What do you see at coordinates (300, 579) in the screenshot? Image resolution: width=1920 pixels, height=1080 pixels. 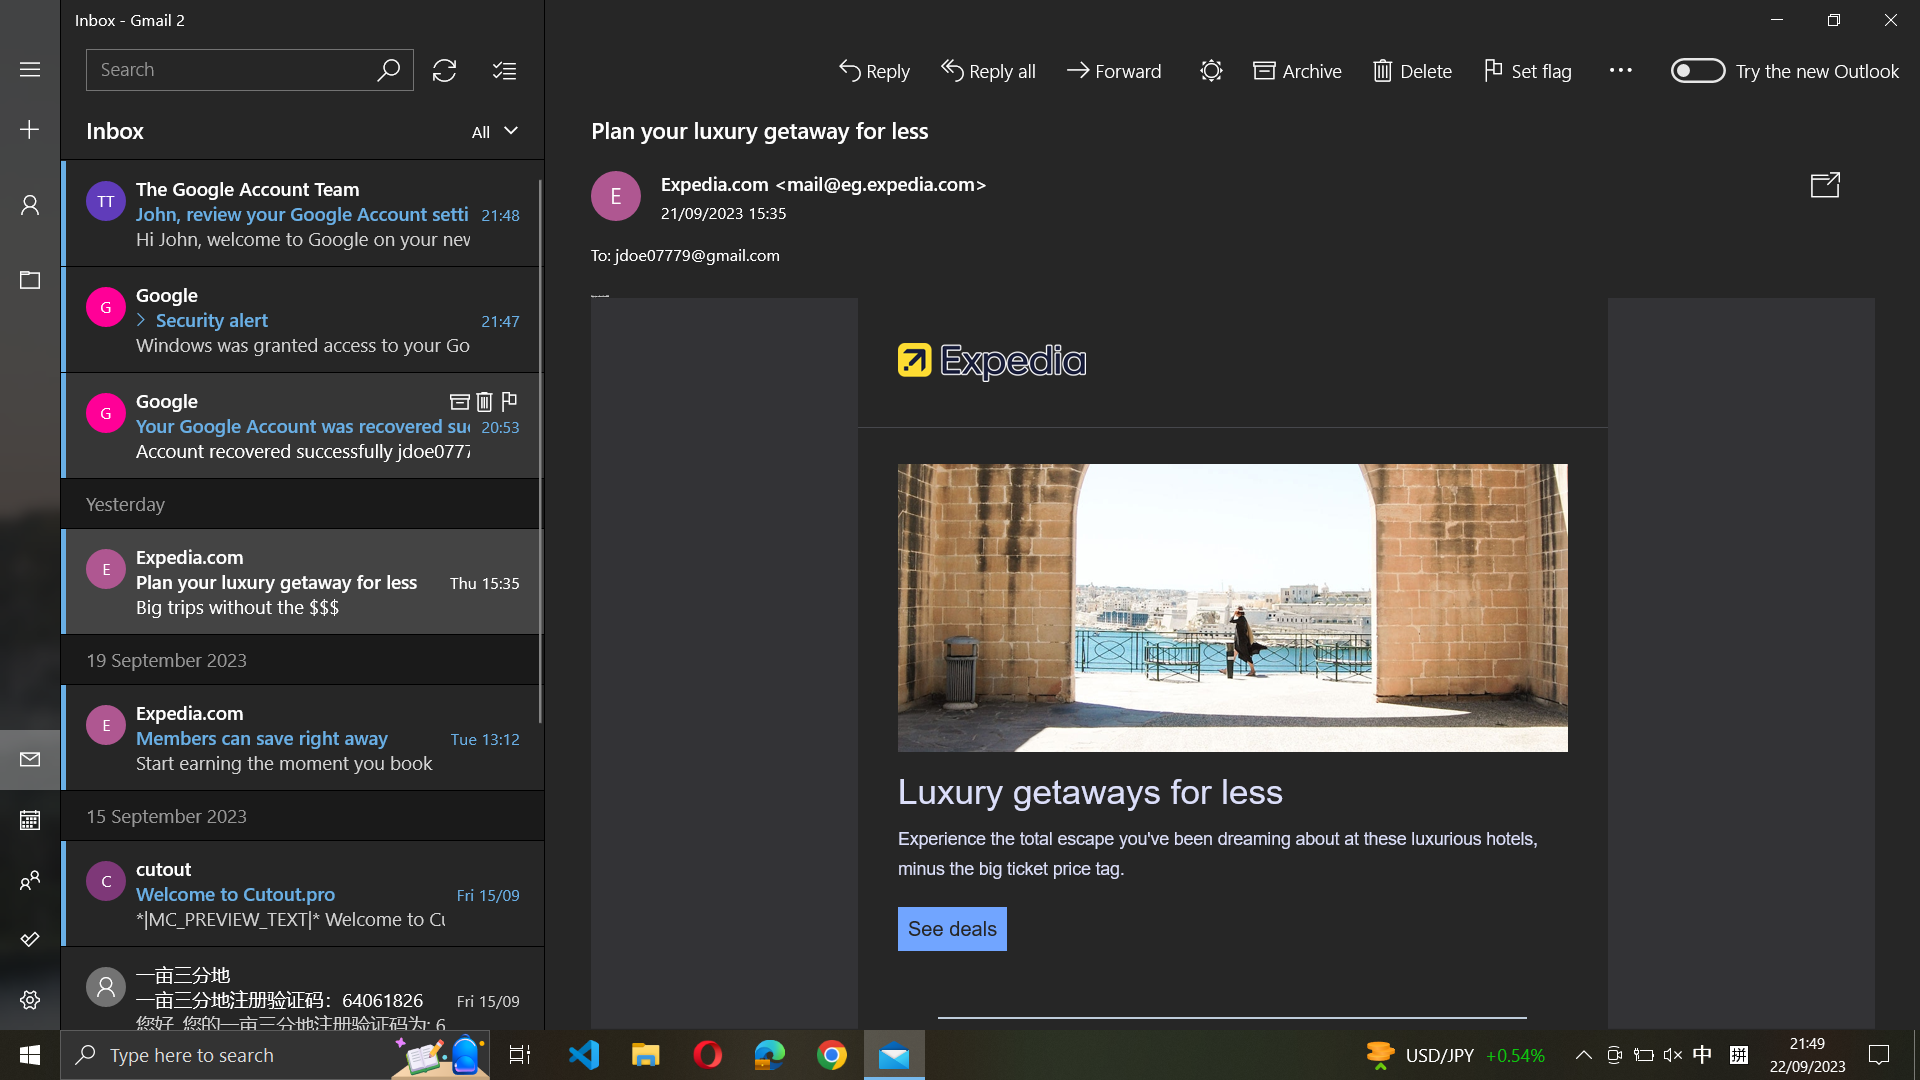 I see `Expedia.com email received yesterday and hide the navigation panel` at bounding box center [300, 579].